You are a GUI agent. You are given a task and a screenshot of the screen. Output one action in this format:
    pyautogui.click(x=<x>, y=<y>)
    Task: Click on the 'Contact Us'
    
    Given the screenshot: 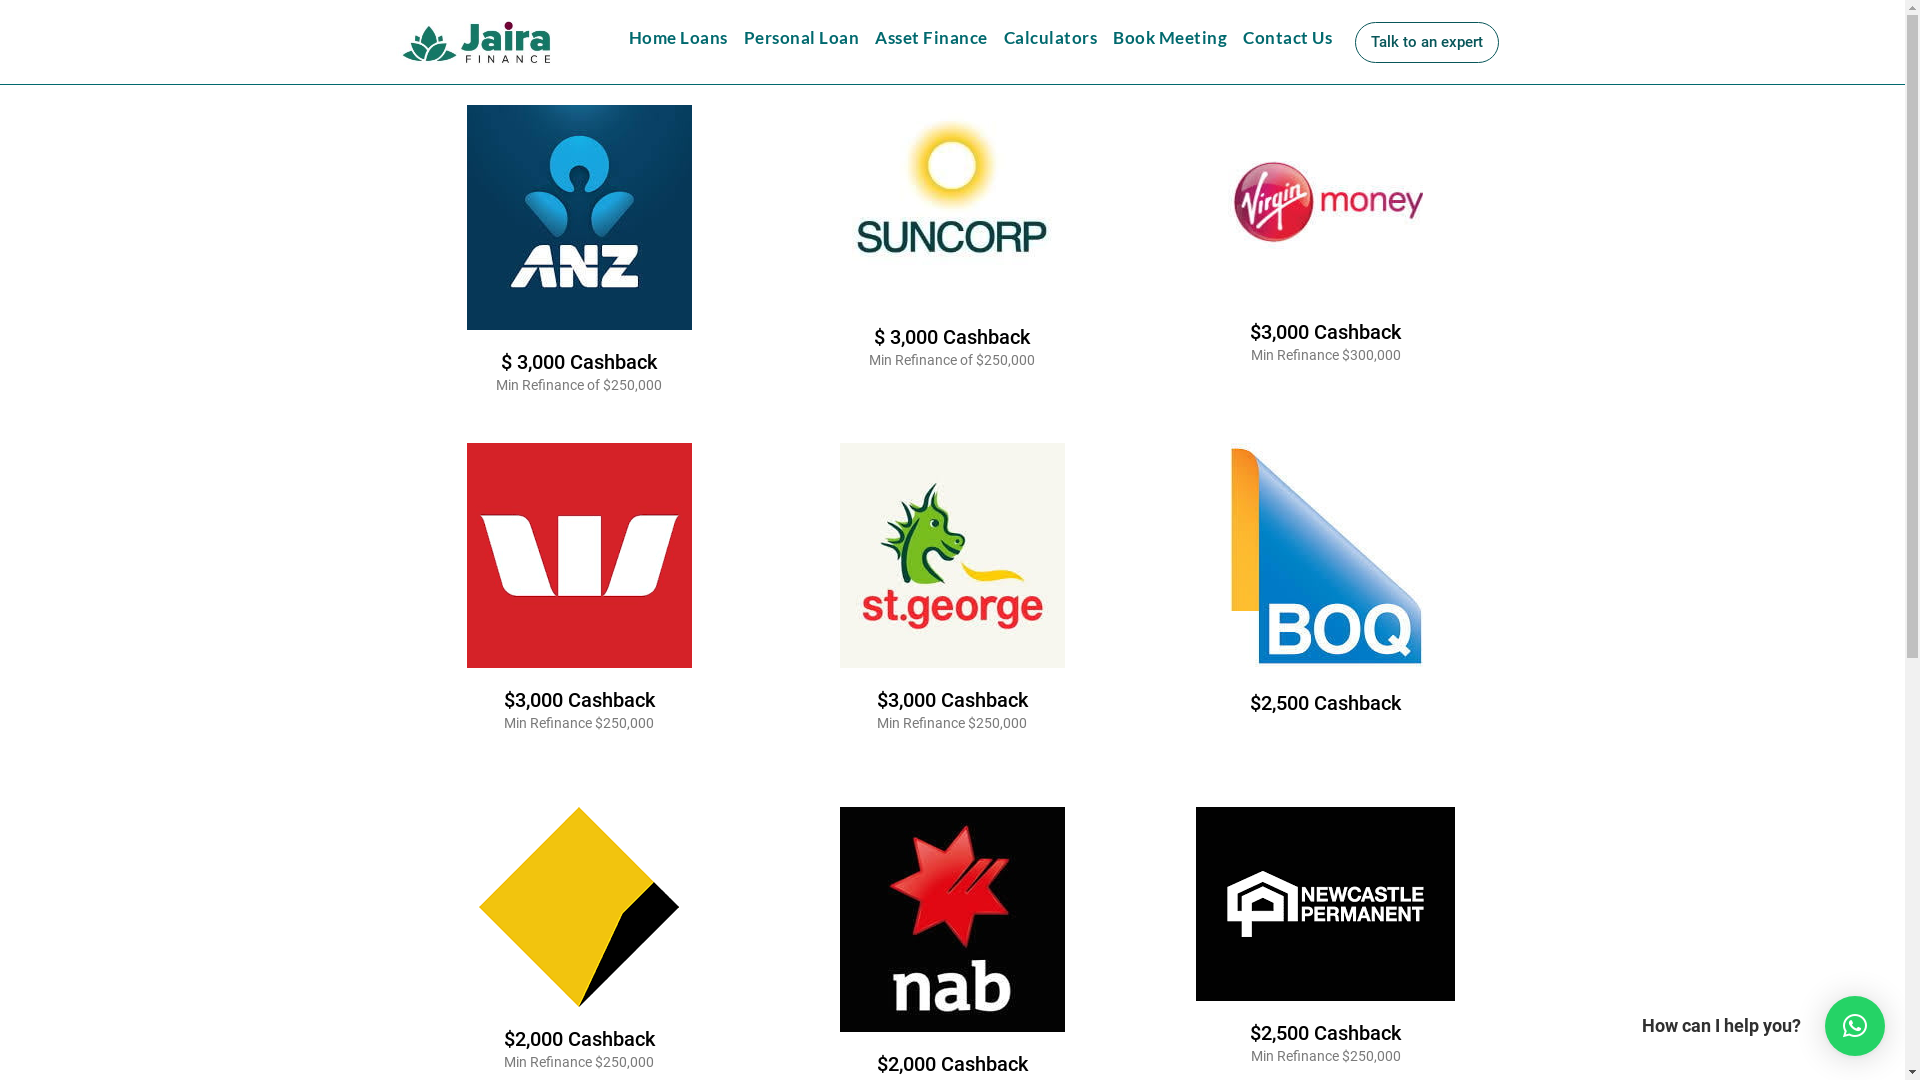 What is the action you would take?
    pyautogui.click(x=1287, y=38)
    